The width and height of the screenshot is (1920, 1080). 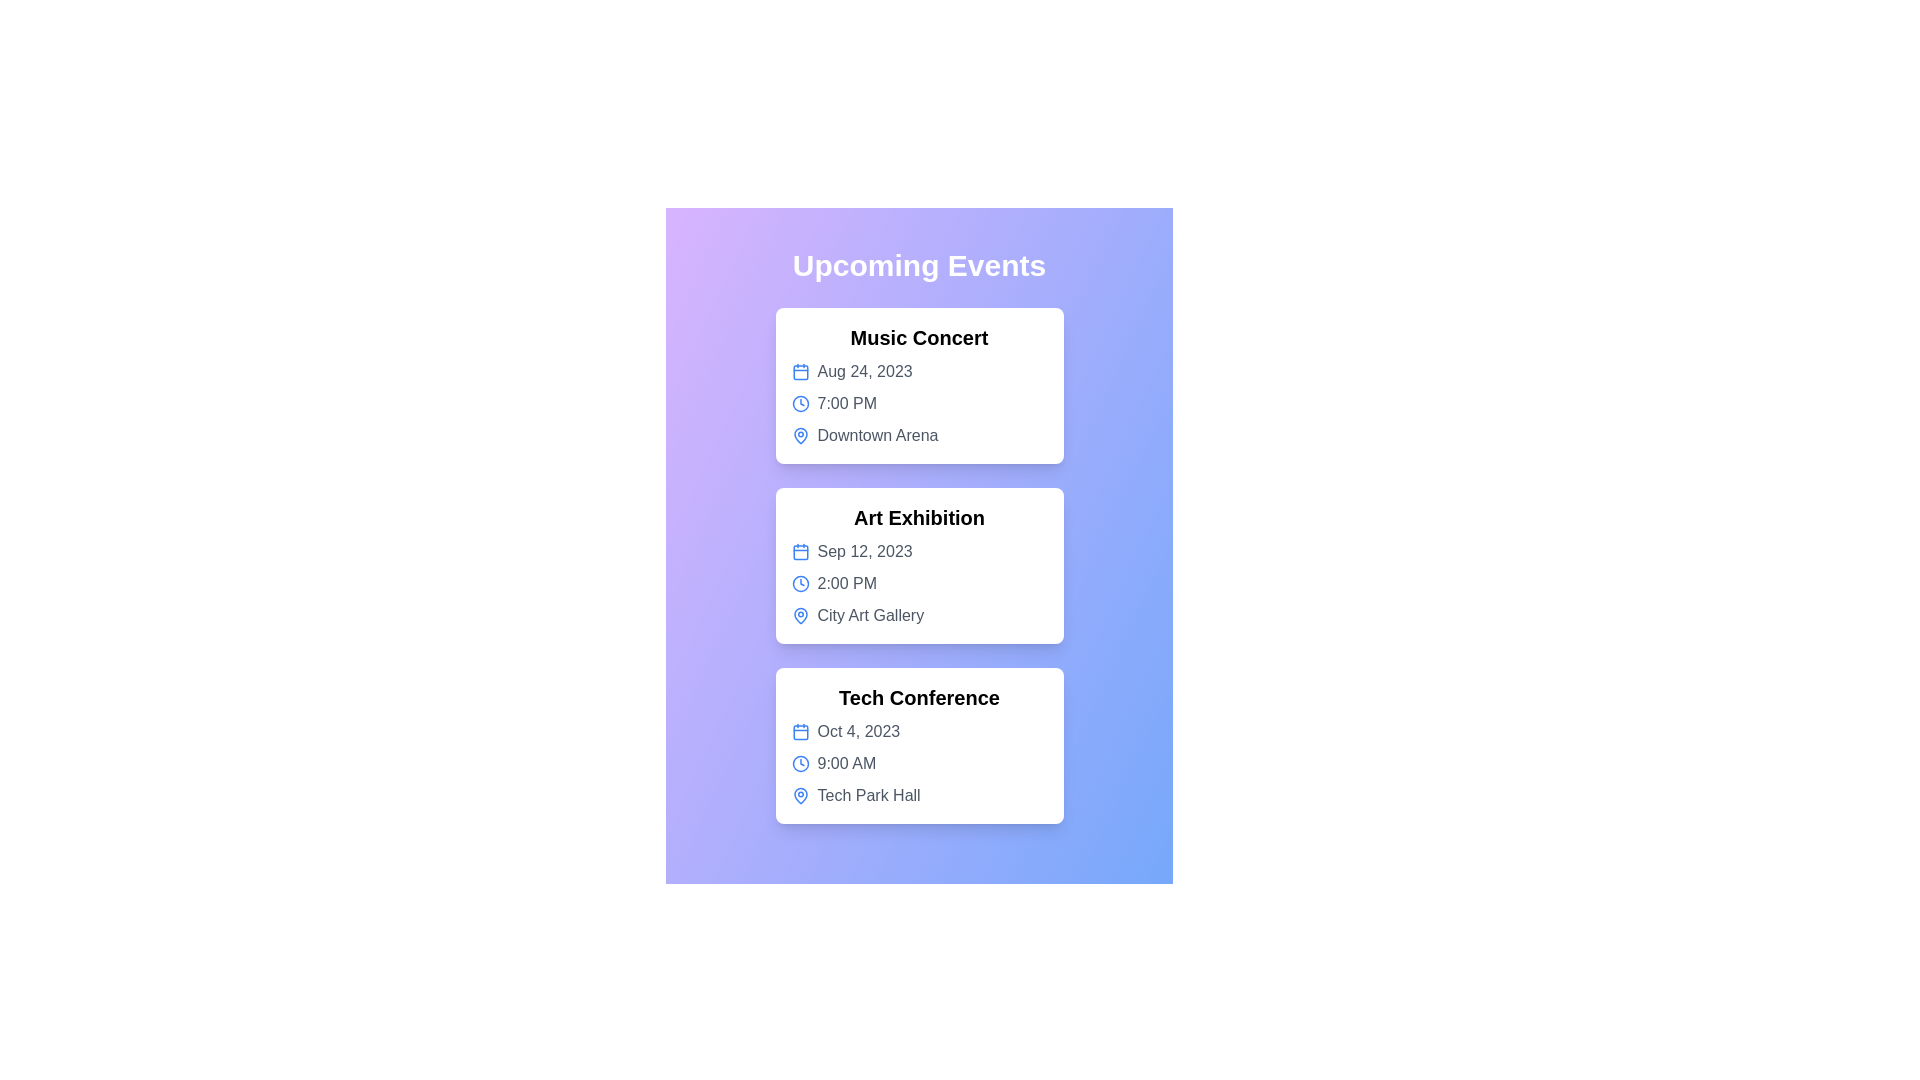 What do you see at coordinates (918, 337) in the screenshot?
I see `the text label stating 'Music Concert', which is styled in bold and enlarged black font, positioned at the top of the event card` at bounding box center [918, 337].